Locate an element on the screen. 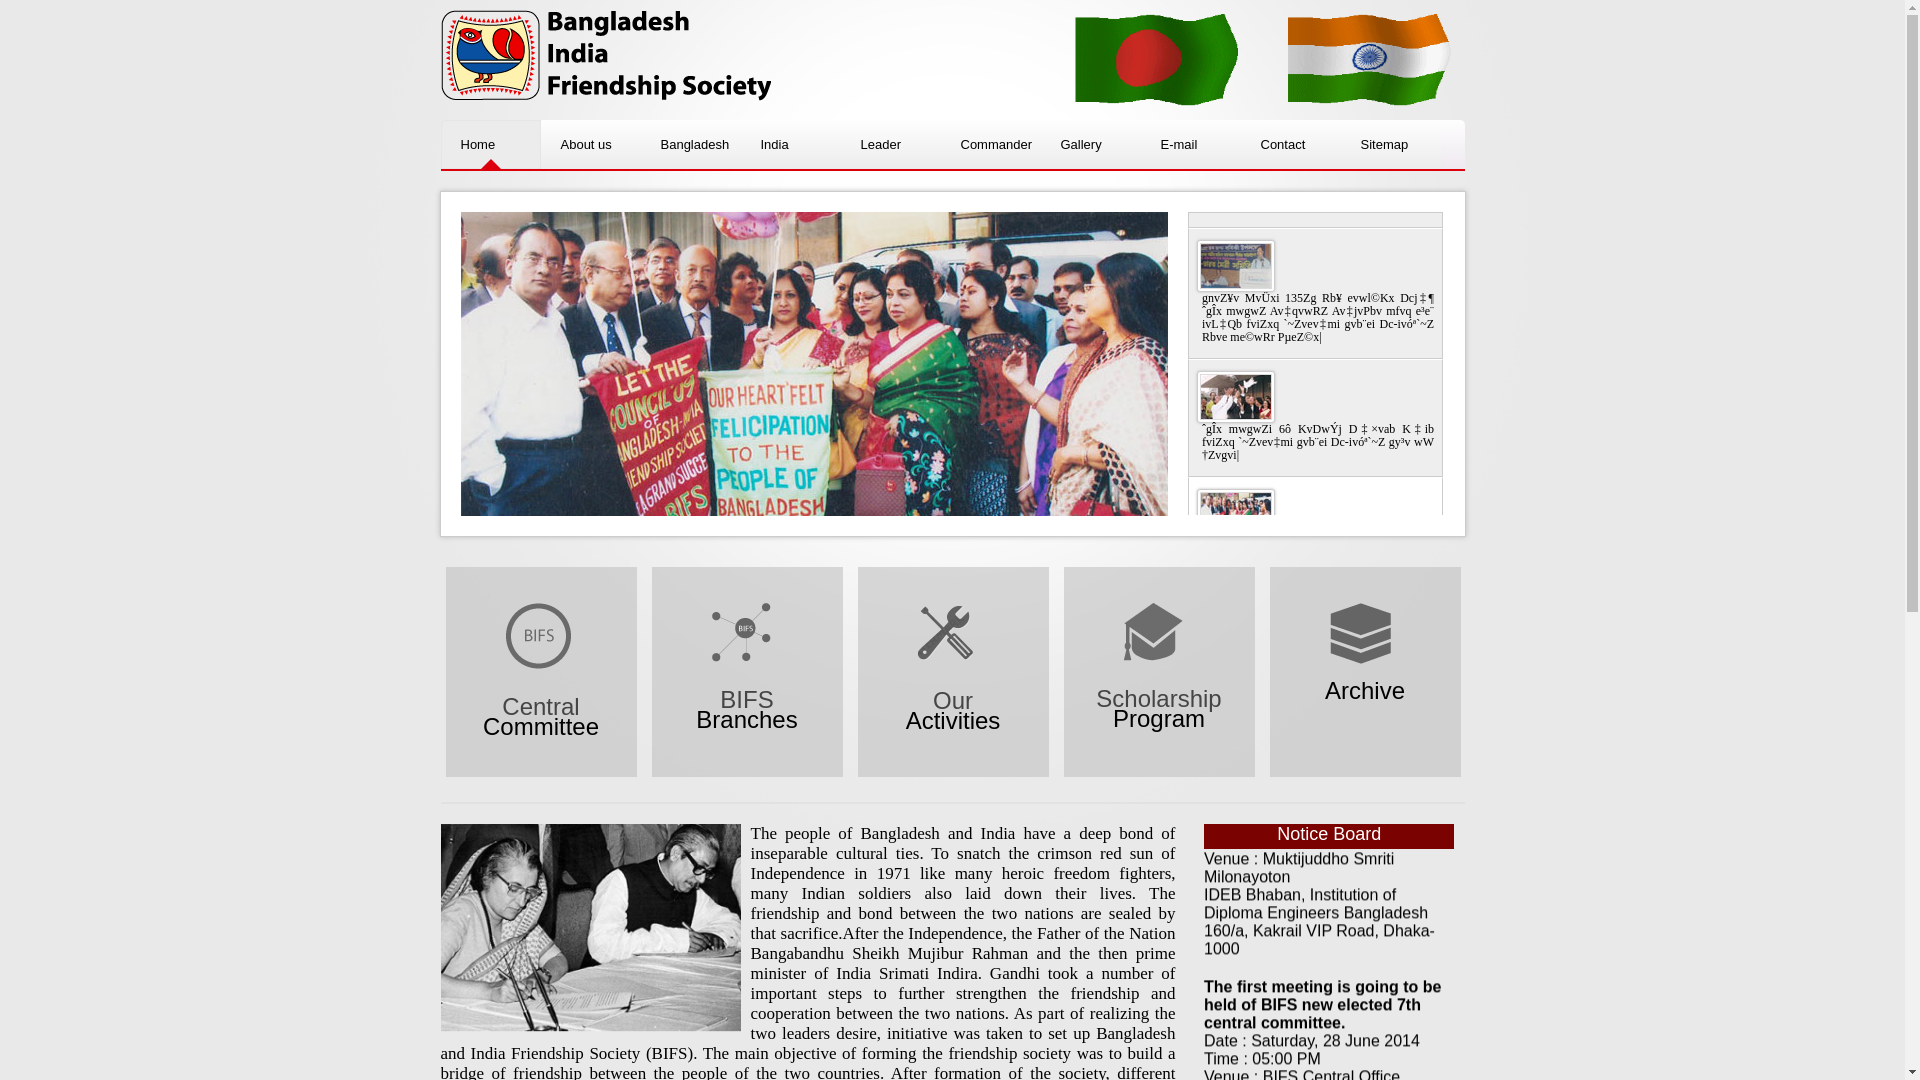 Image resolution: width=1920 pixels, height=1080 pixels. 'BIFS' is located at coordinates (603, 57).